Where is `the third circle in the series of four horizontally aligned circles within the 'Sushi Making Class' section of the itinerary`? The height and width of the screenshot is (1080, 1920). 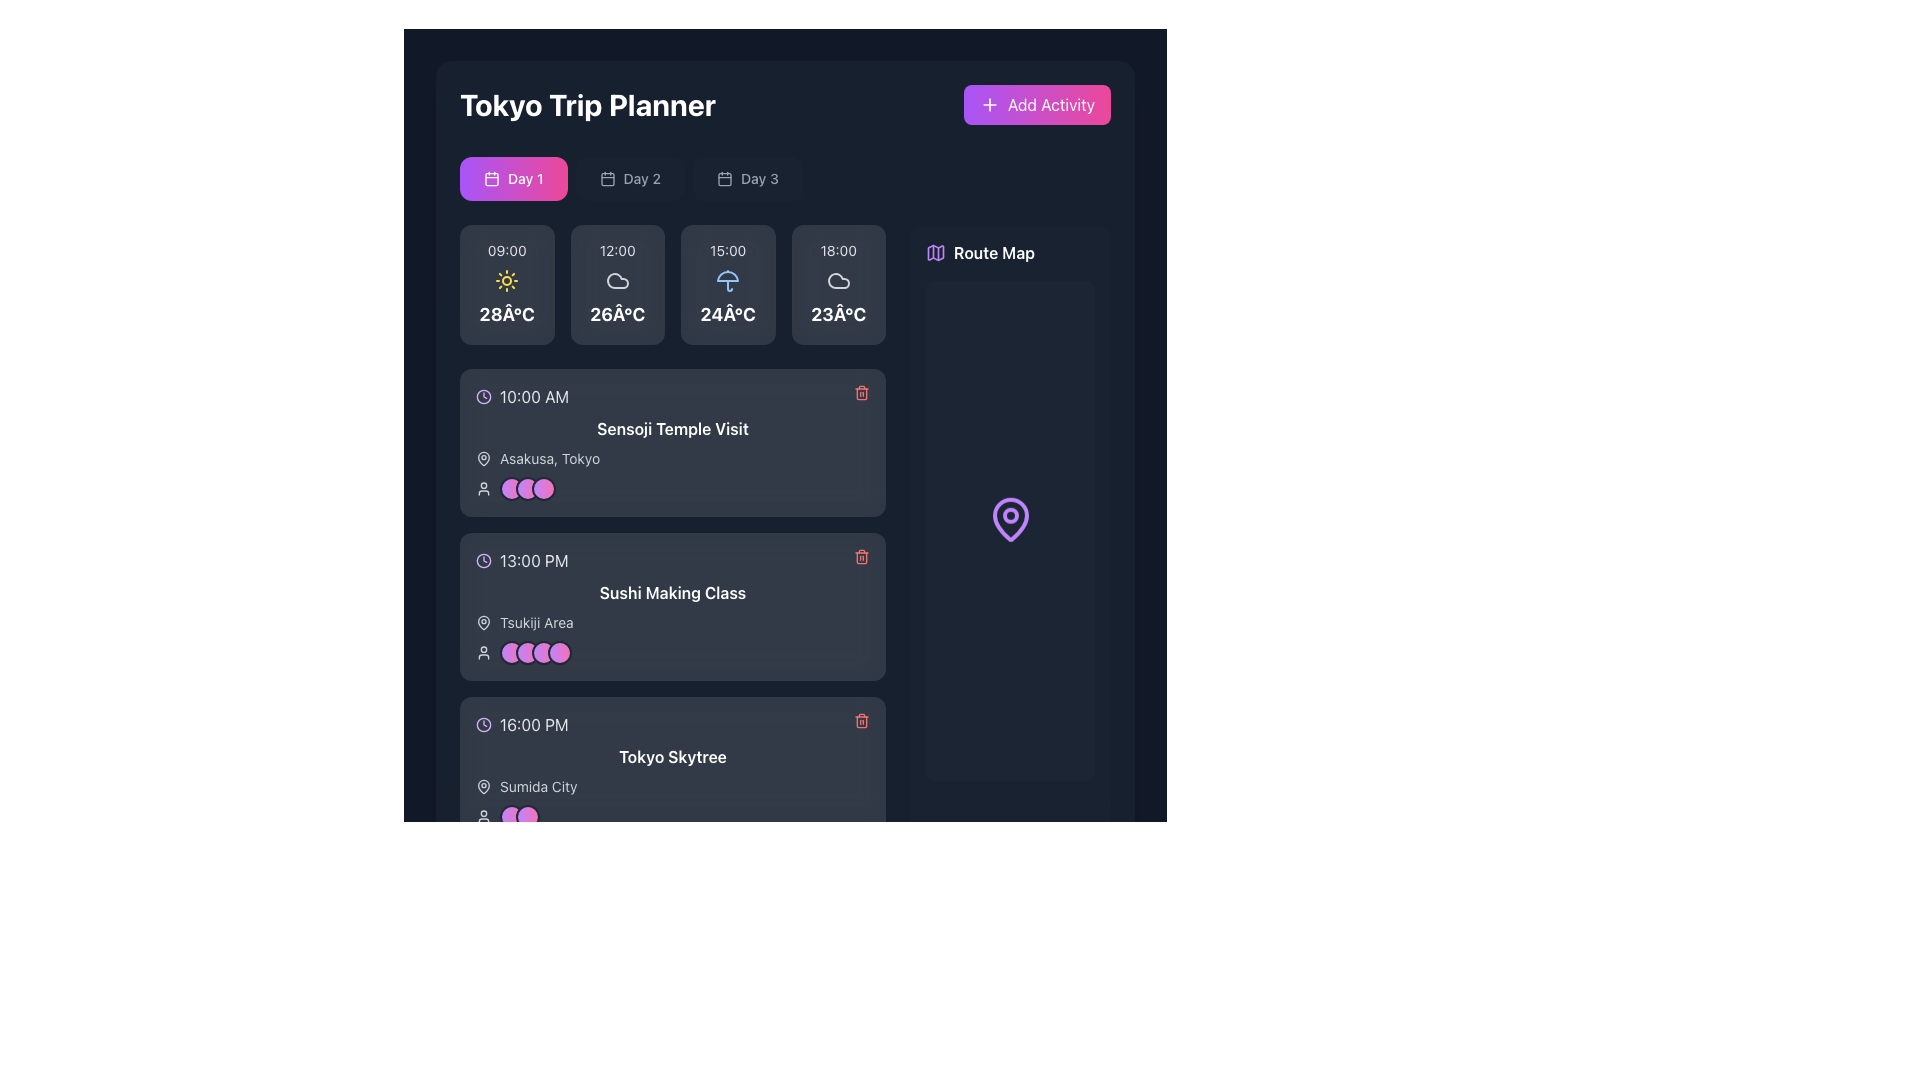
the third circle in the series of four horizontally aligned circles within the 'Sushi Making Class' section of the itinerary is located at coordinates (543, 652).